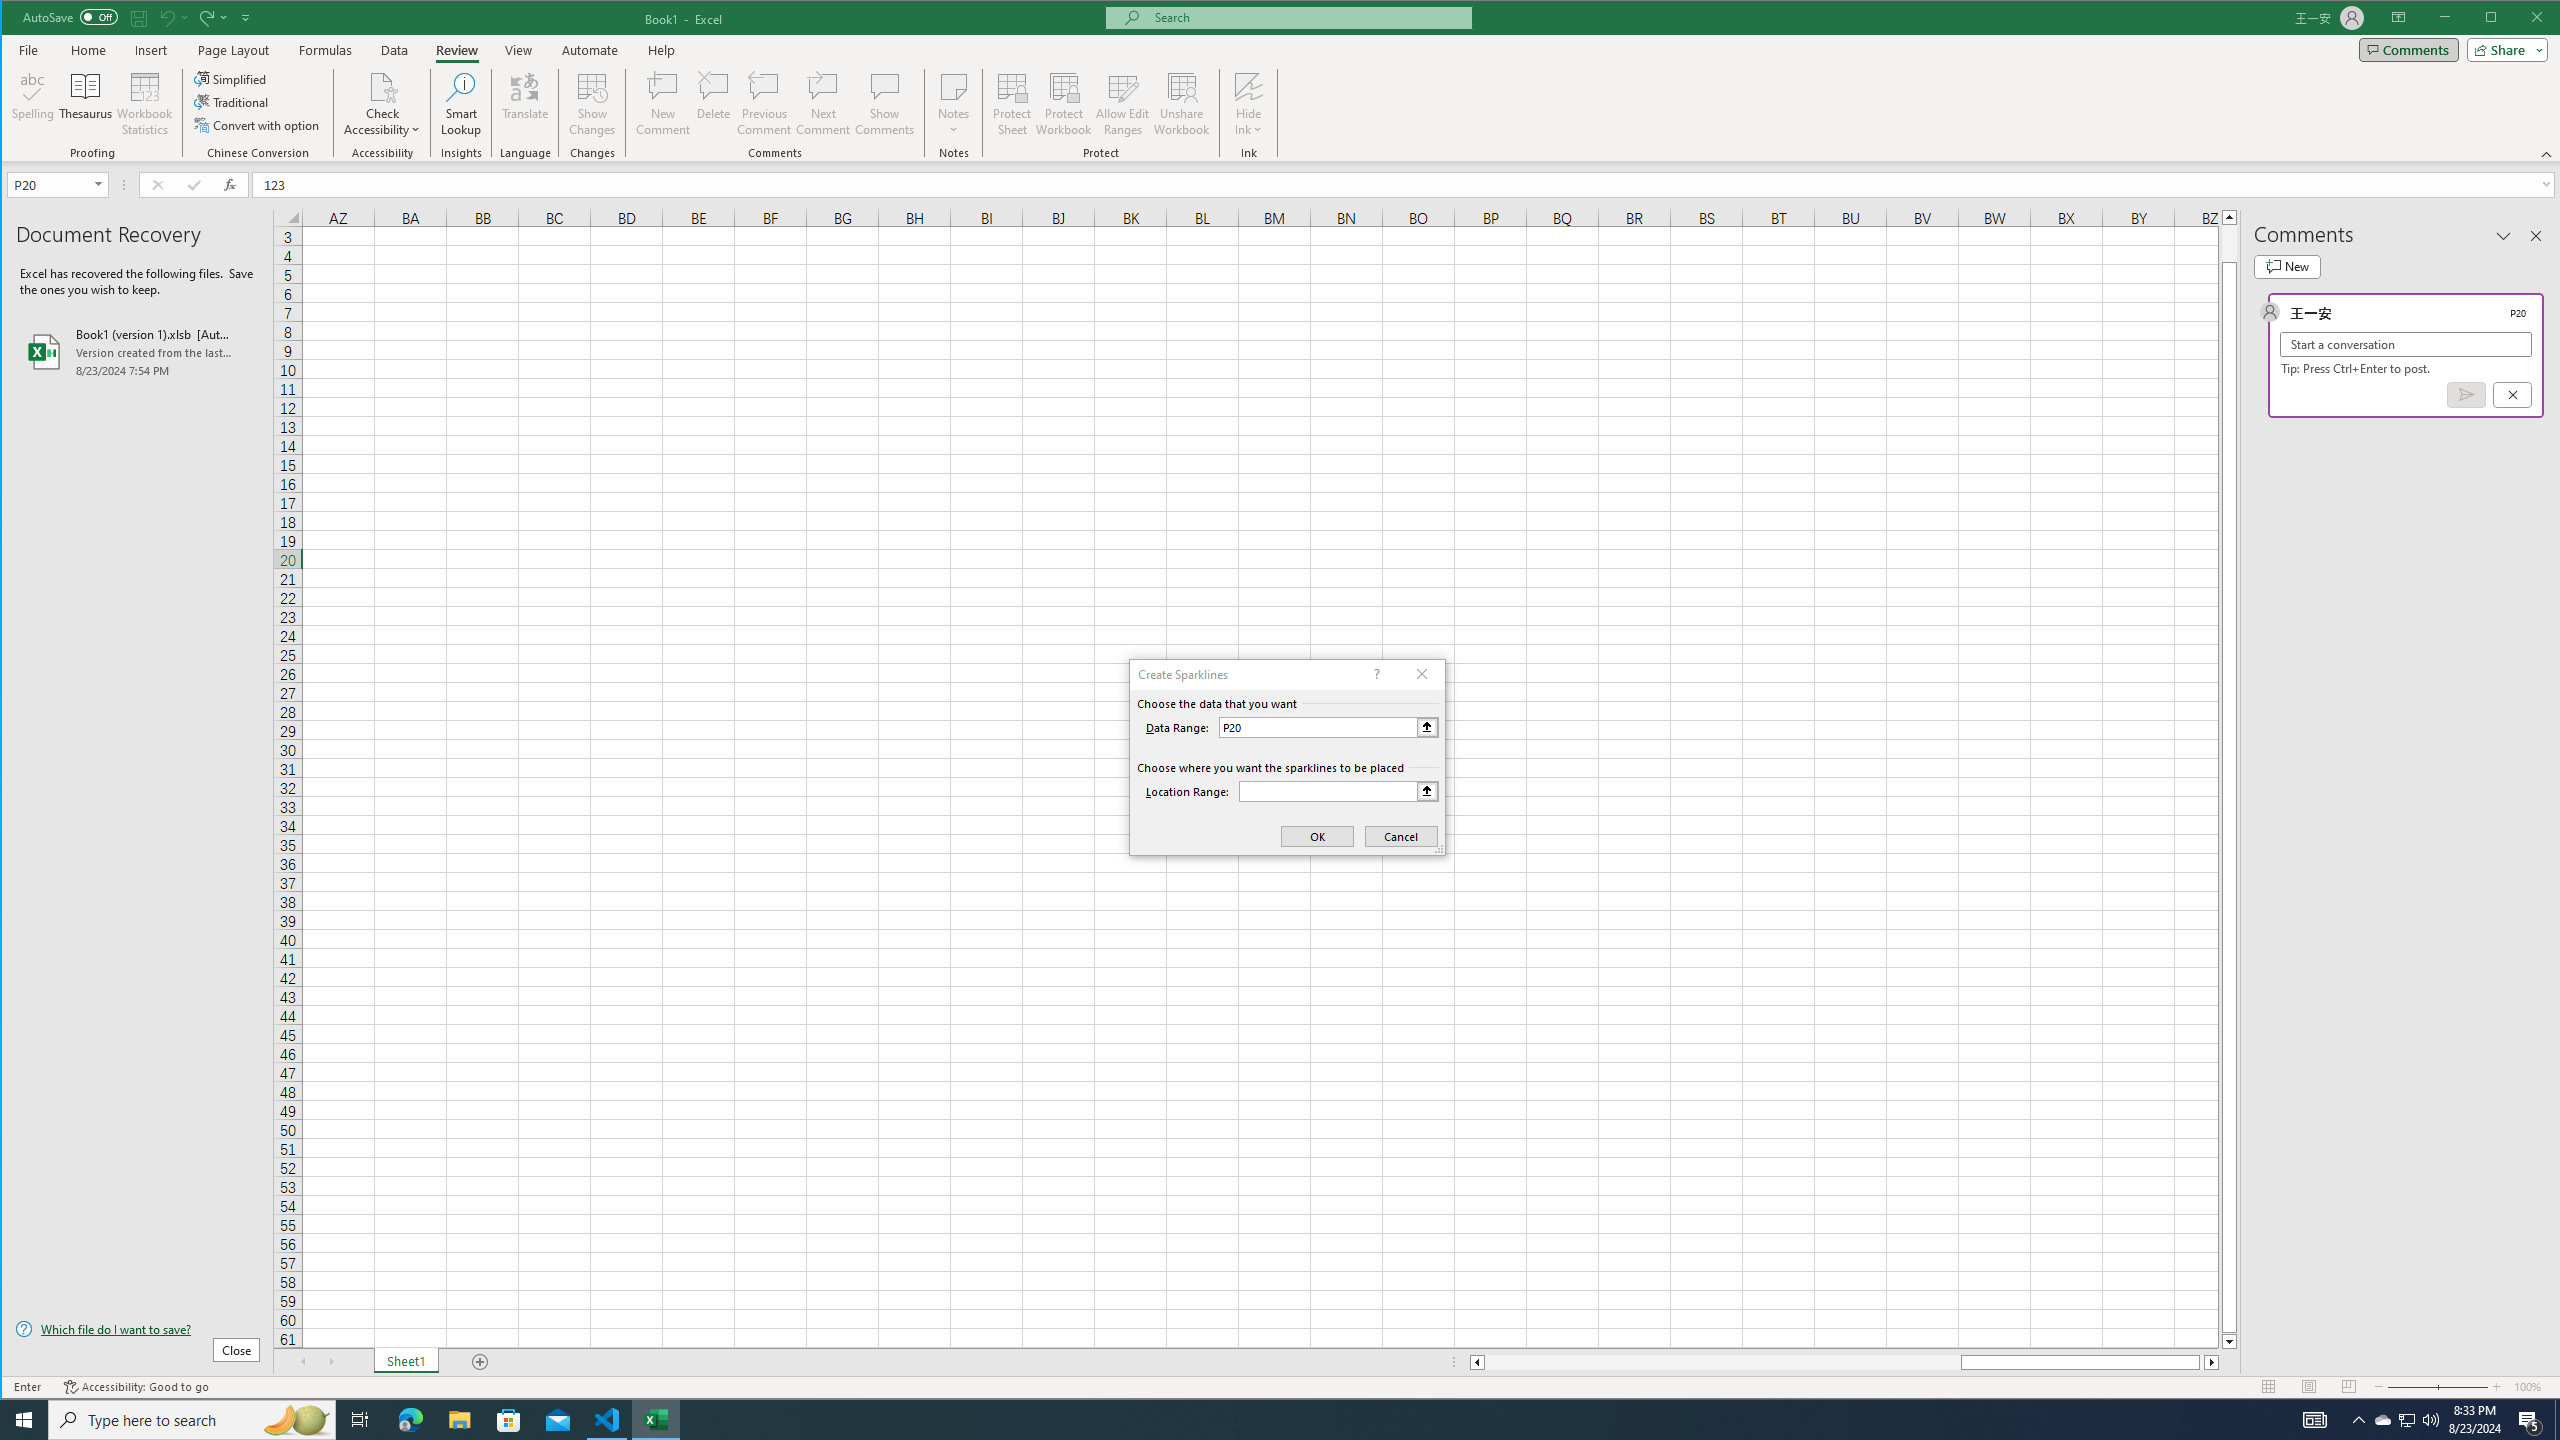 The width and height of the screenshot is (2560, 1440). Describe the element at coordinates (135, 1386) in the screenshot. I see `'Accessibility Checker Accessibility: Good to go'` at that location.